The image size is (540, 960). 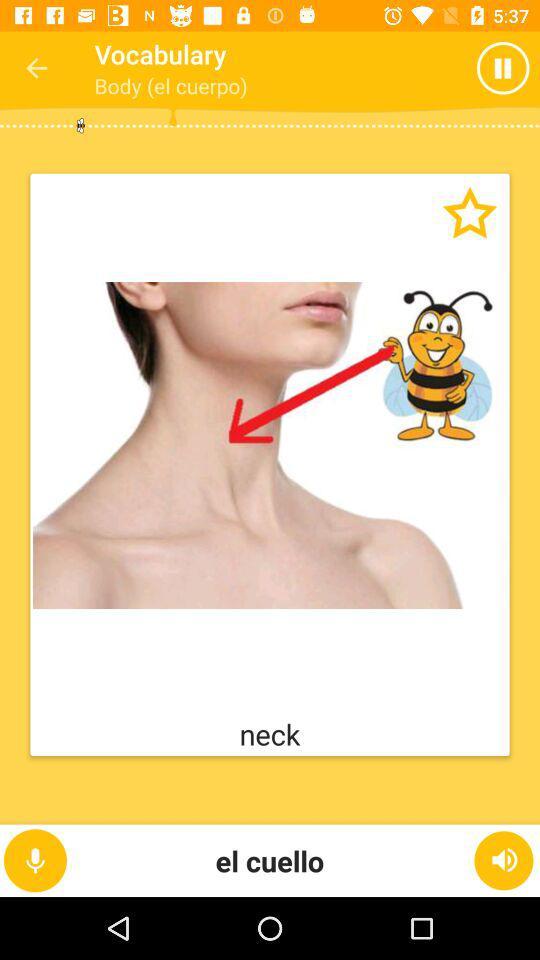 What do you see at coordinates (463, 68) in the screenshot?
I see `icon to the right of the body (el cuerpo)` at bounding box center [463, 68].